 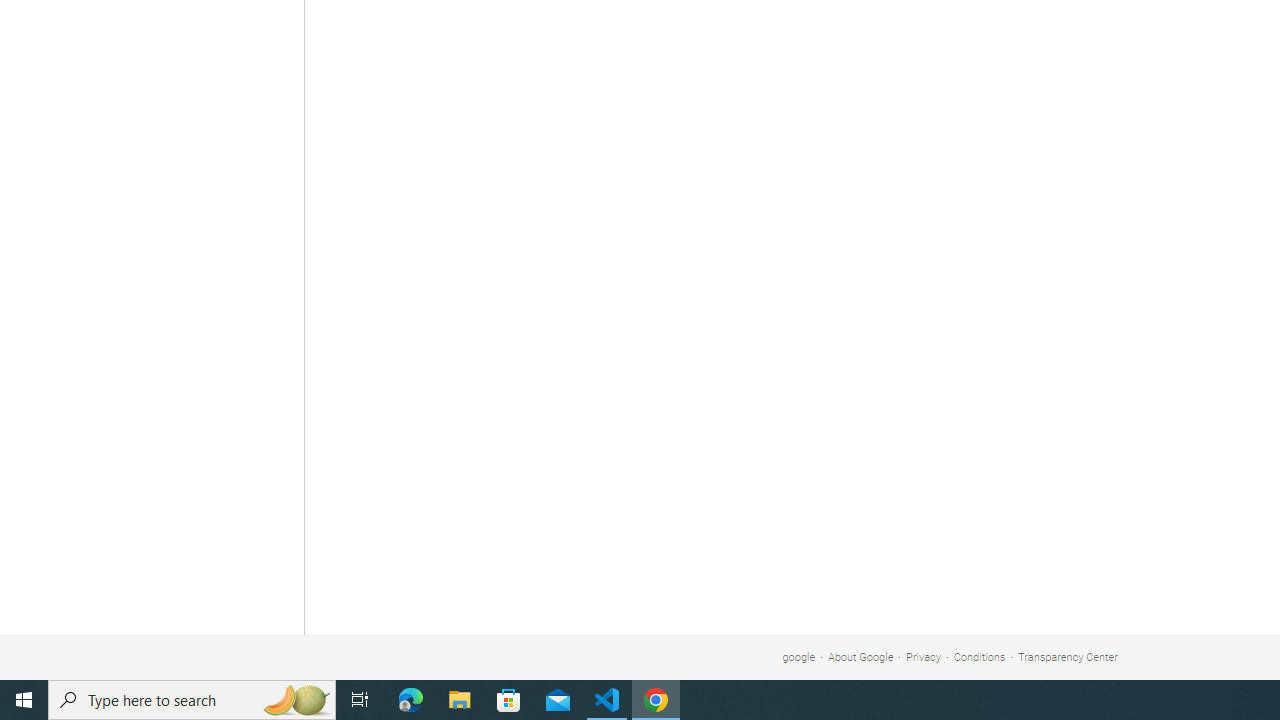 I want to click on 'Start', so click(x=24, y=698).